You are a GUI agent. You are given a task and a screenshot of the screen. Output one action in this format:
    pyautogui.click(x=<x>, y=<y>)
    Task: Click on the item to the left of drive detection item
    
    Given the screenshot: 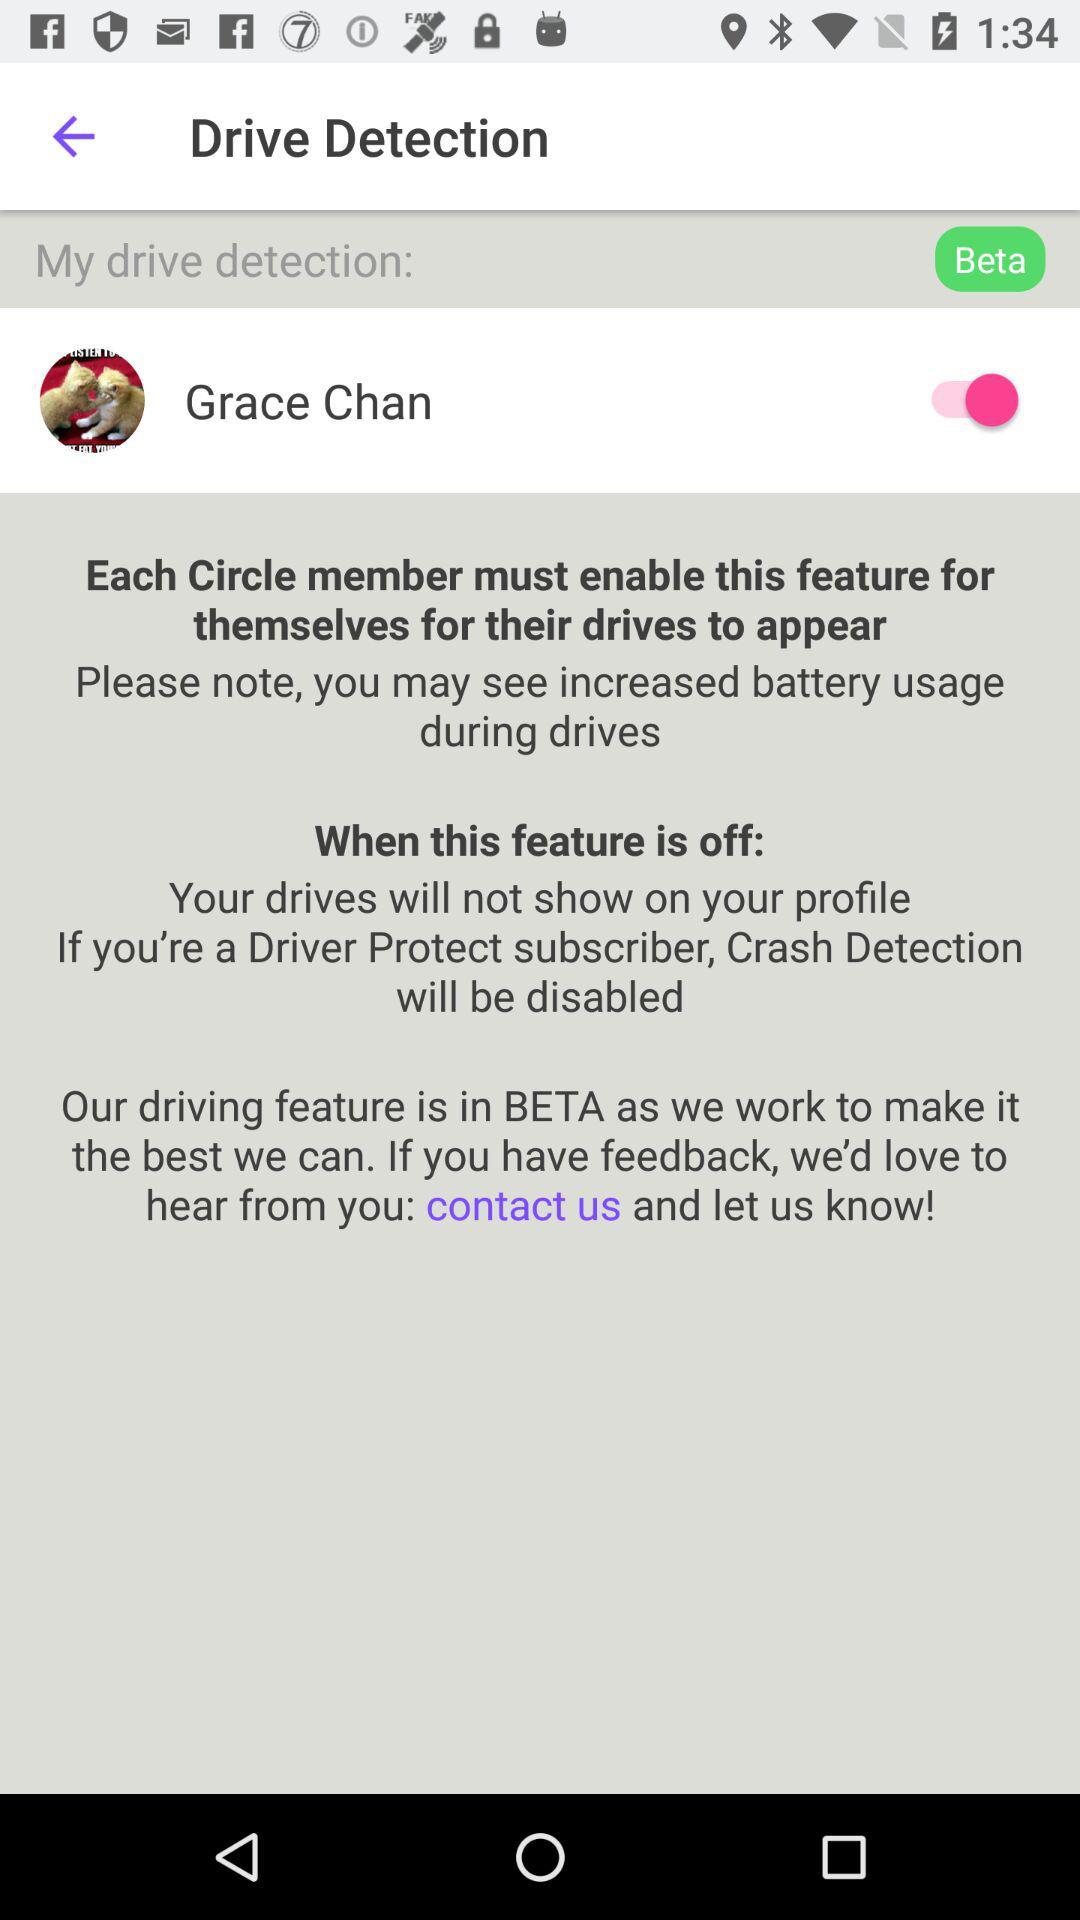 What is the action you would take?
    pyautogui.click(x=72, y=135)
    